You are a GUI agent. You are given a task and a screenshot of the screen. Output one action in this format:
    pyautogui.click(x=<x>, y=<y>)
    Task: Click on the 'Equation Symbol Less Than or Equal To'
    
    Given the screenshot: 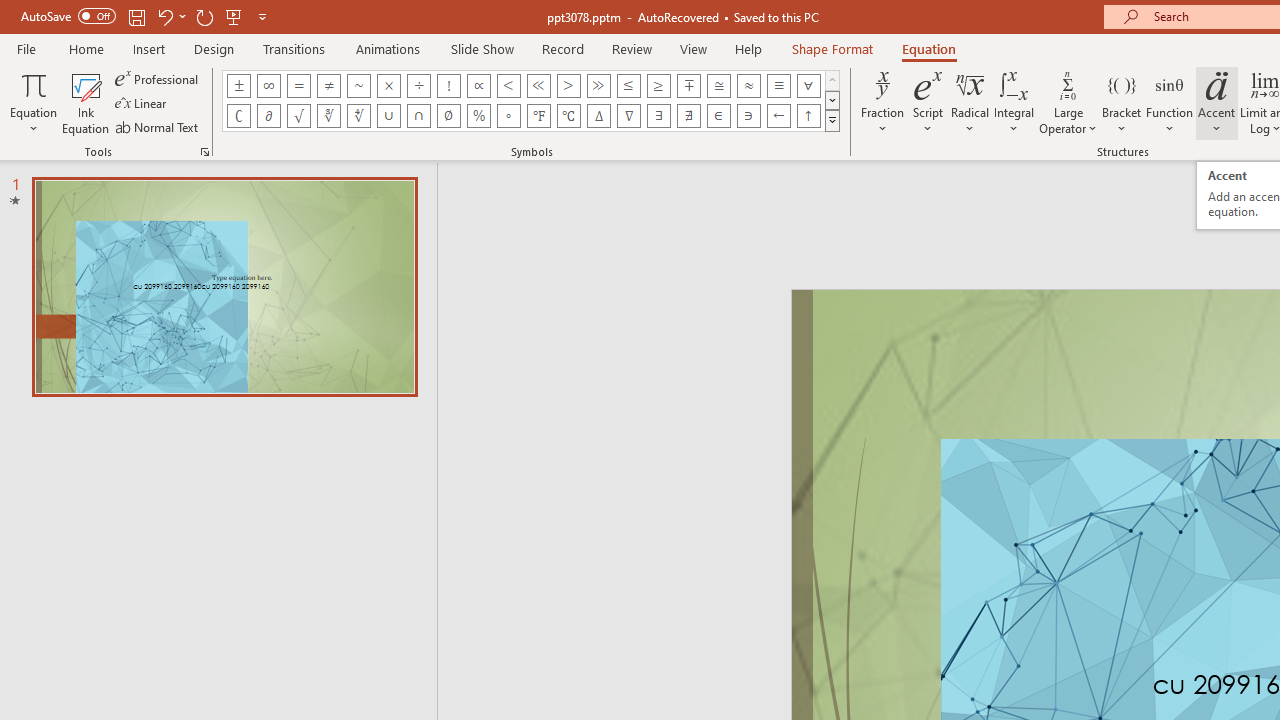 What is the action you would take?
    pyautogui.click(x=628, y=85)
    